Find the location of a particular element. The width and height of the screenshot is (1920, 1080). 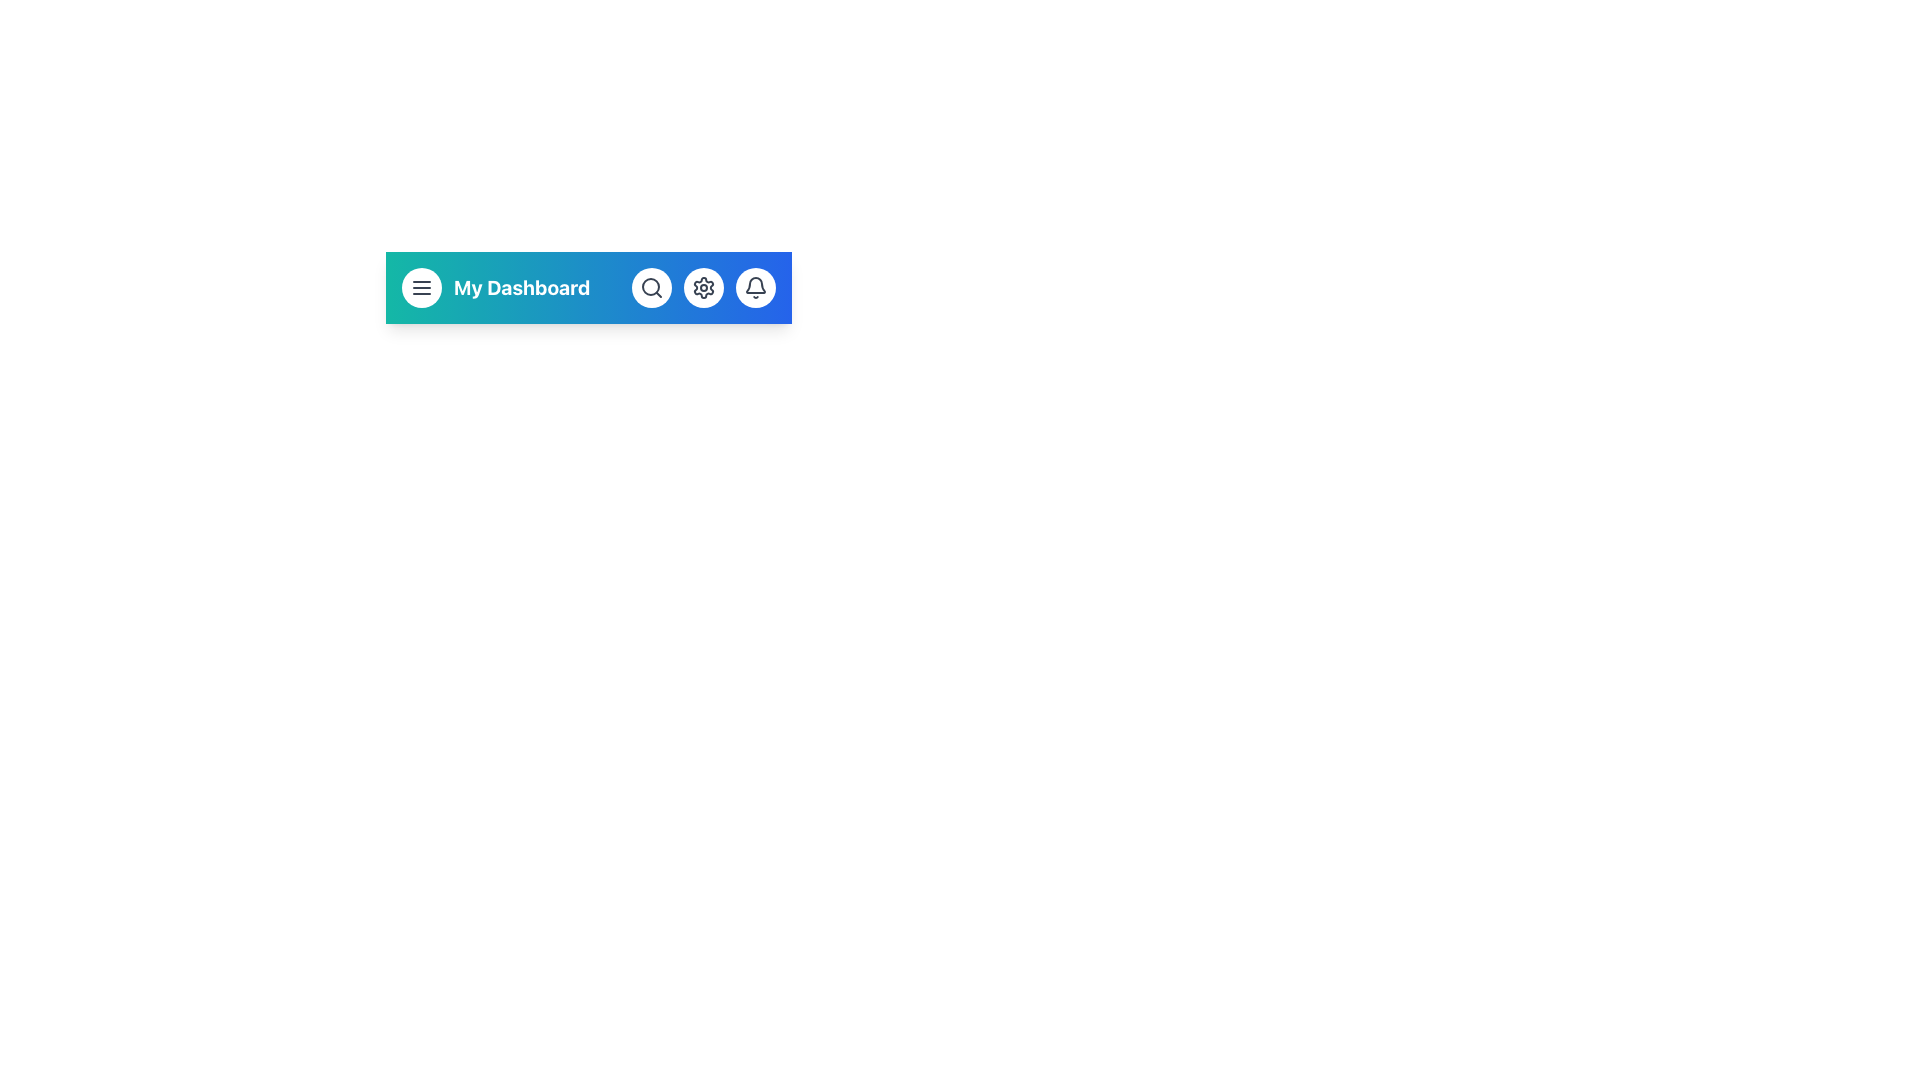

the circular graphical element within the icon located at the center of the toolbar is located at coordinates (651, 286).